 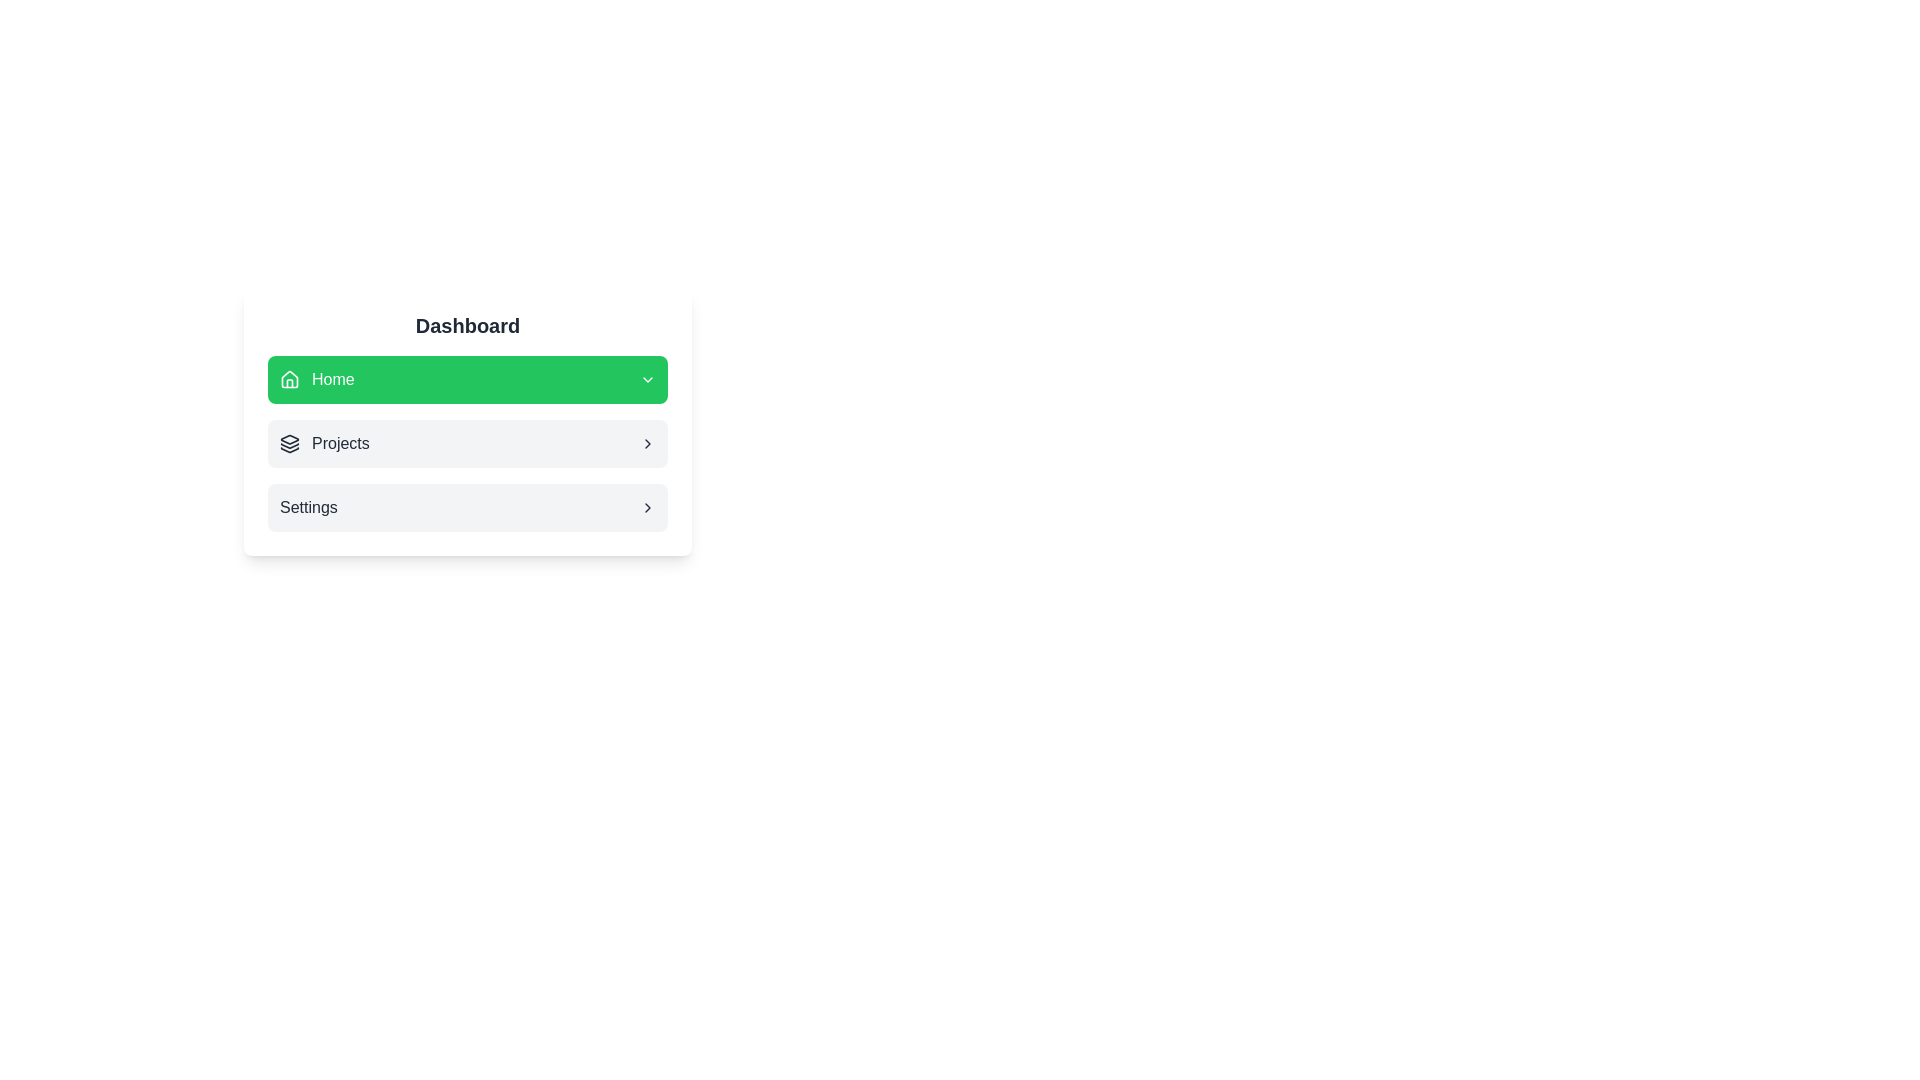 What do you see at coordinates (466, 507) in the screenshot?
I see `the 'Settings' button, which is the third item in a vertically stacked list of buttons, to provide visual feedback` at bounding box center [466, 507].